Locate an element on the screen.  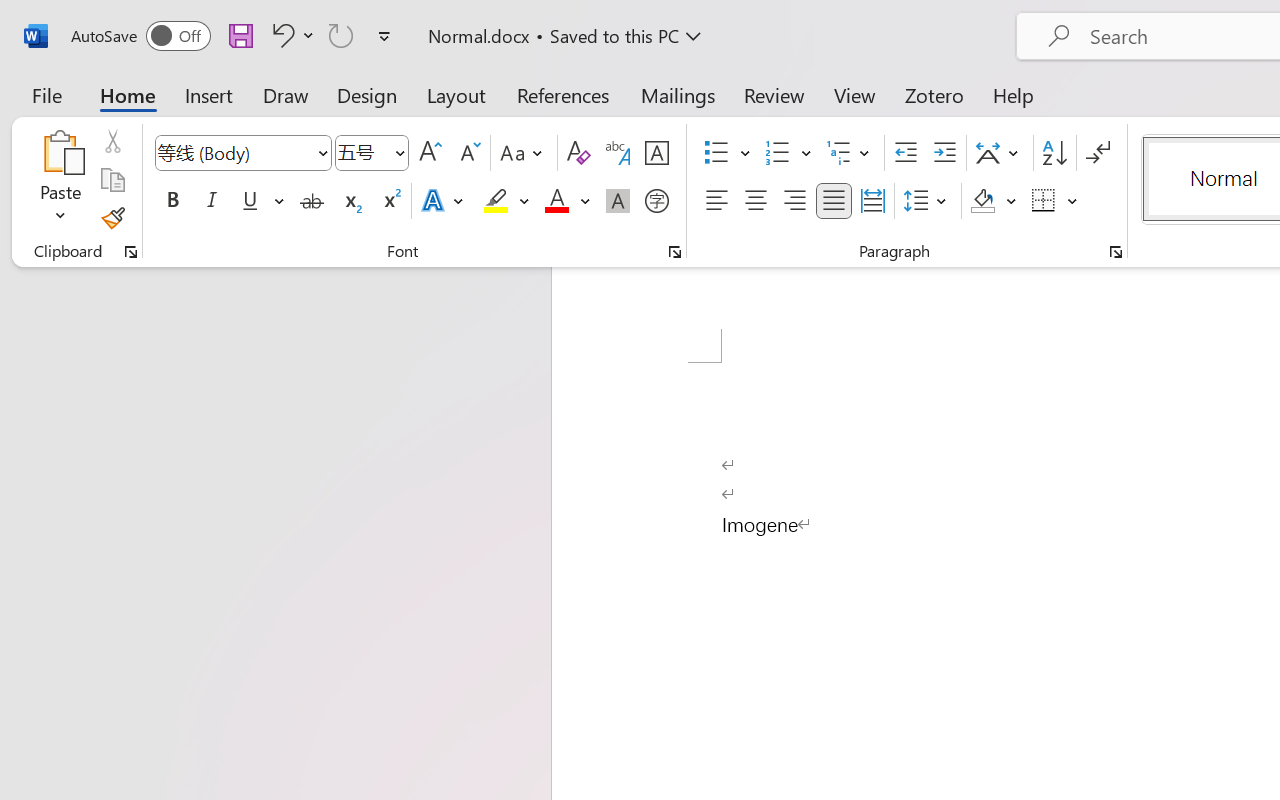
'Shrink Font' is located at coordinates (467, 153).